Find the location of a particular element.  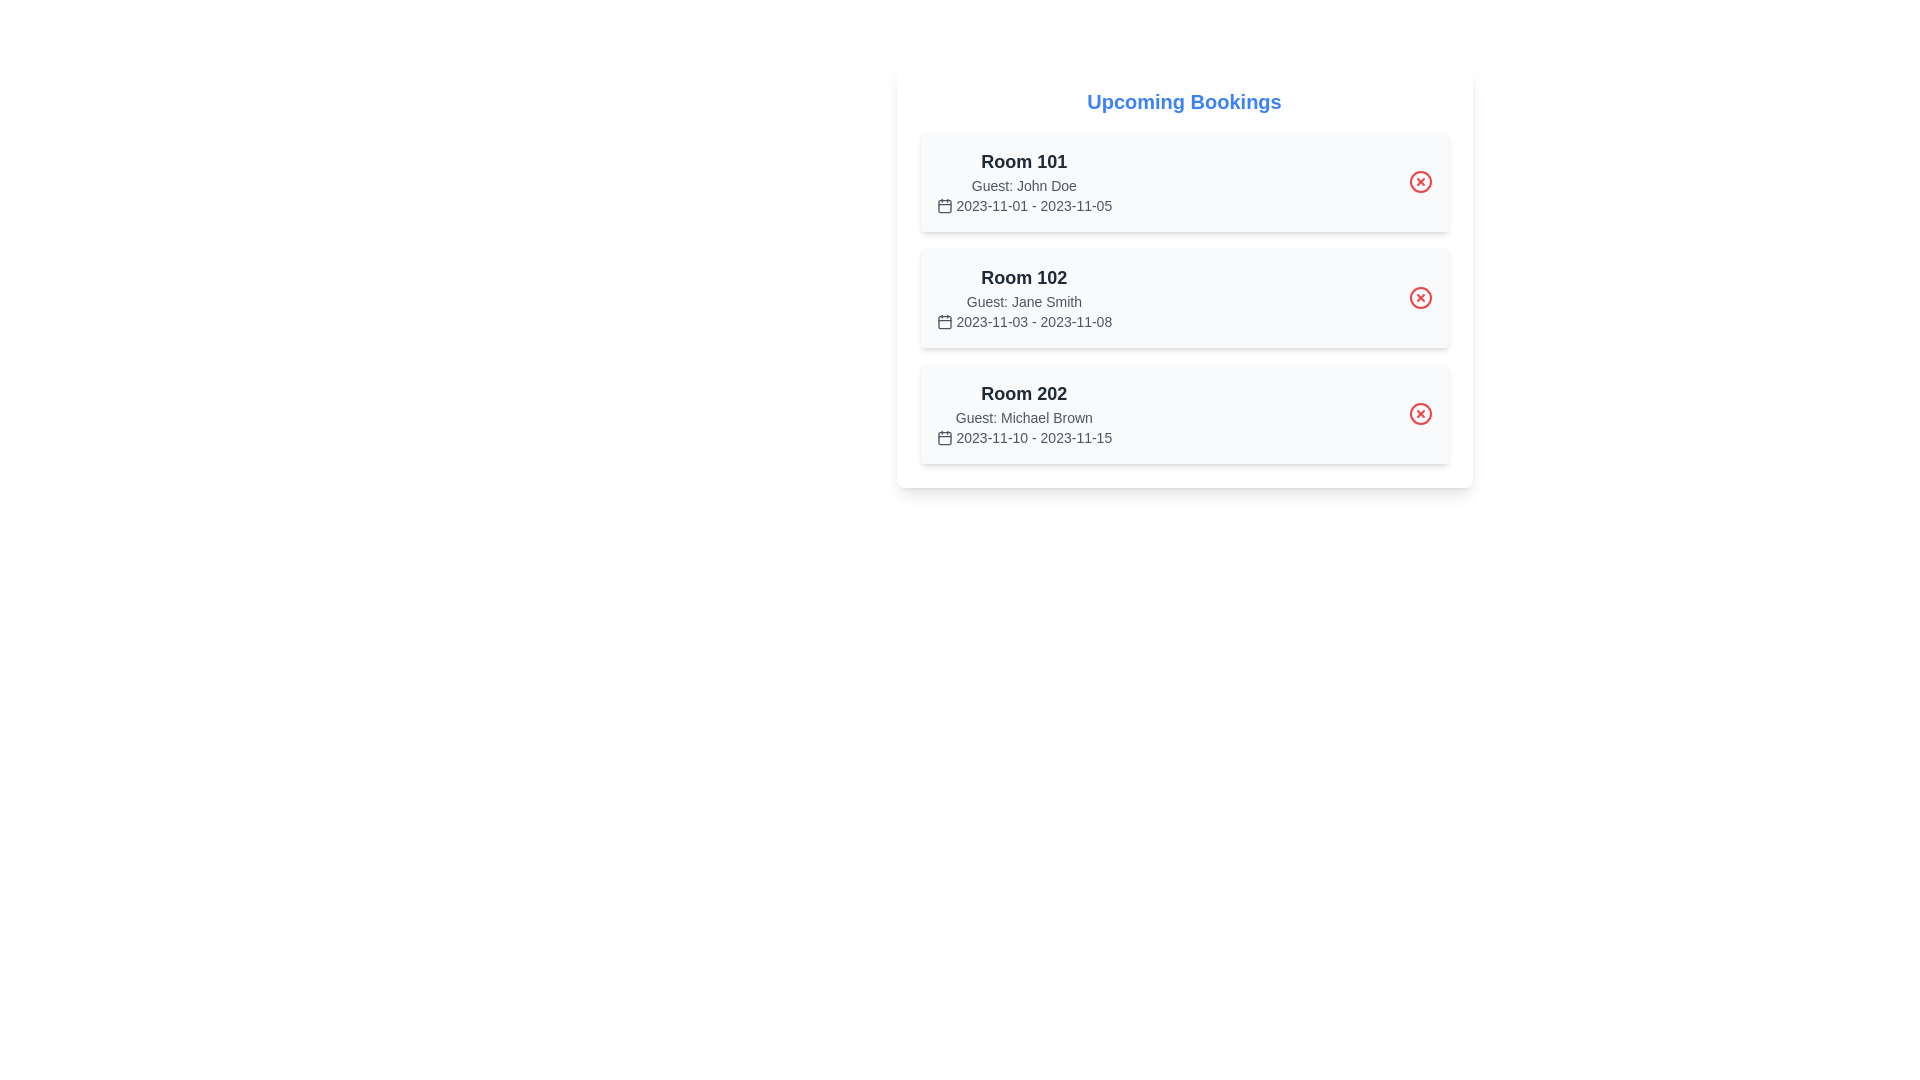

the static text displaying the date range '2023-11-01 - 2023-11-05' which is styled in gray and accompanied by a small calendar icon, positioned in the third row after 'Room 101' and 'Guest: John Doe' is located at coordinates (1024, 205).